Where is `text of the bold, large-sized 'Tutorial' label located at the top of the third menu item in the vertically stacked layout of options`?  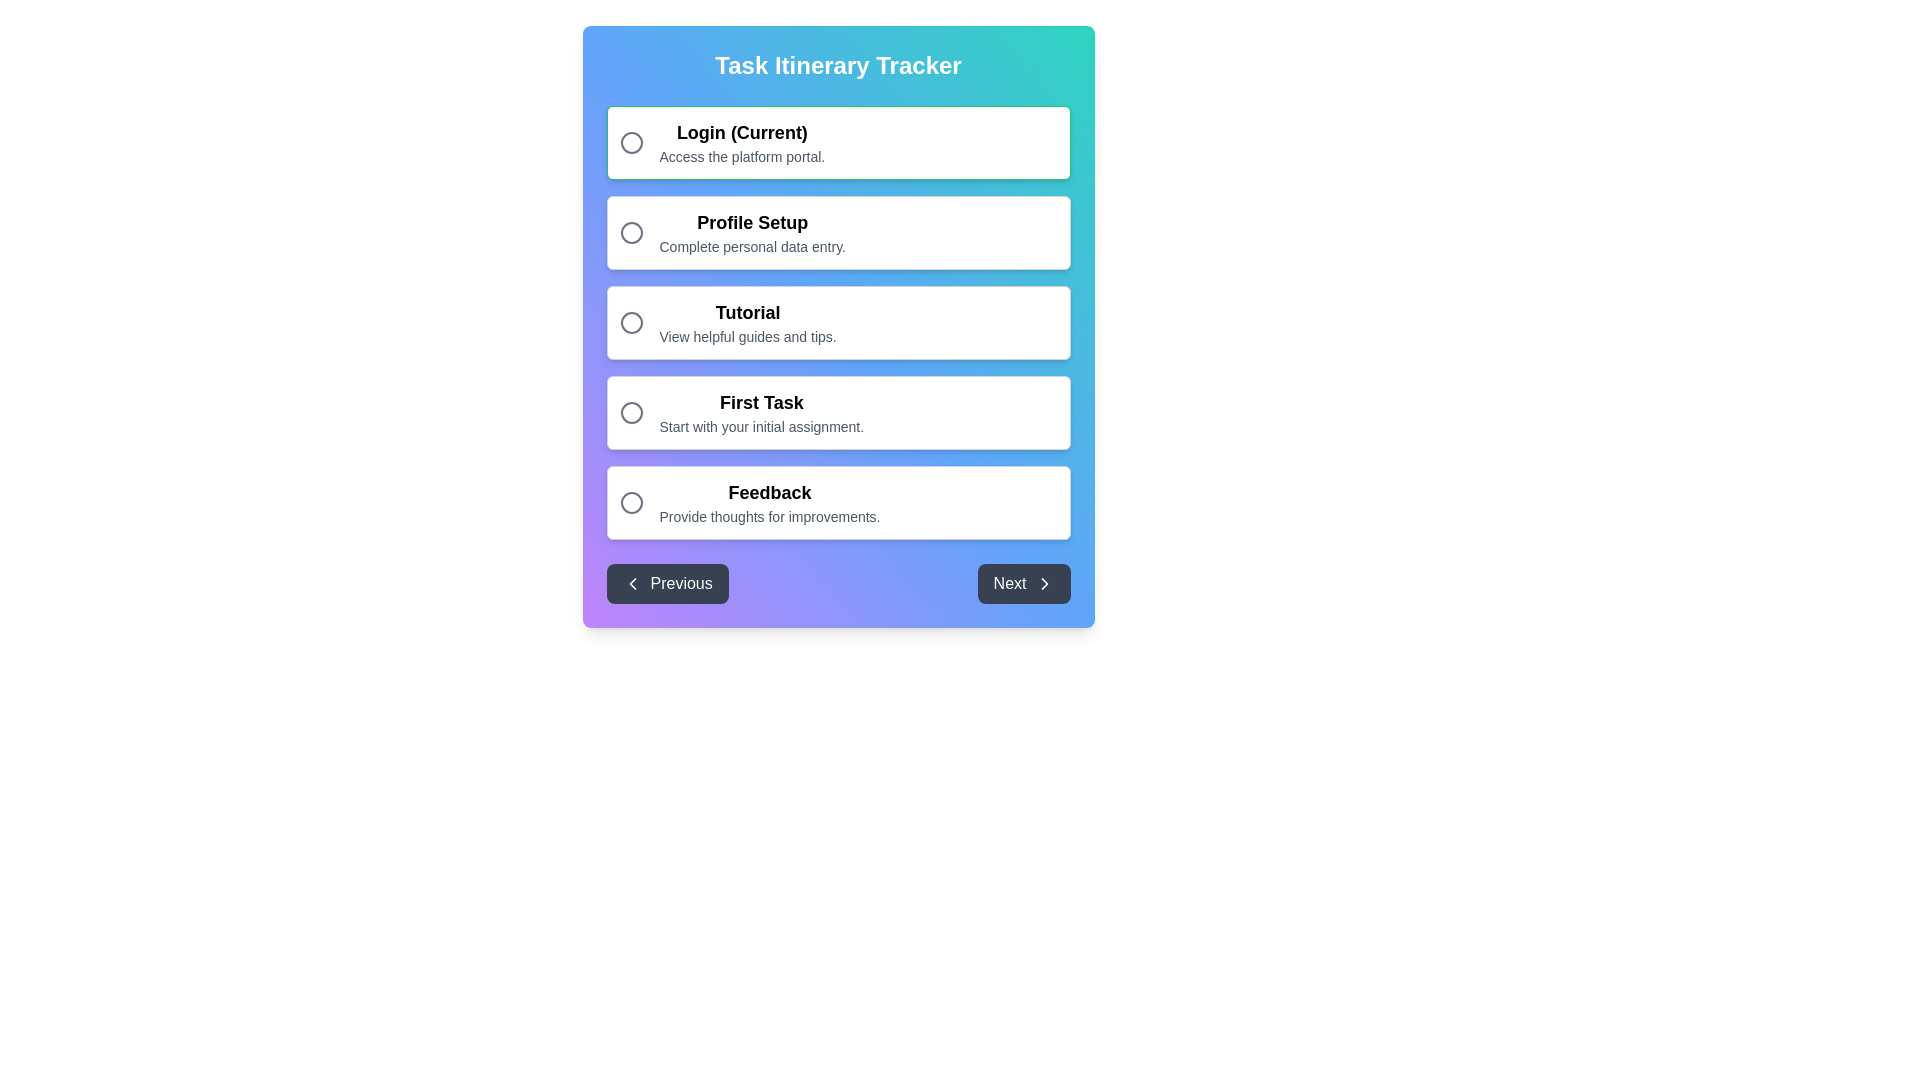 text of the bold, large-sized 'Tutorial' label located at the top of the third menu item in the vertically stacked layout of options is located at coordinates (747, 312).